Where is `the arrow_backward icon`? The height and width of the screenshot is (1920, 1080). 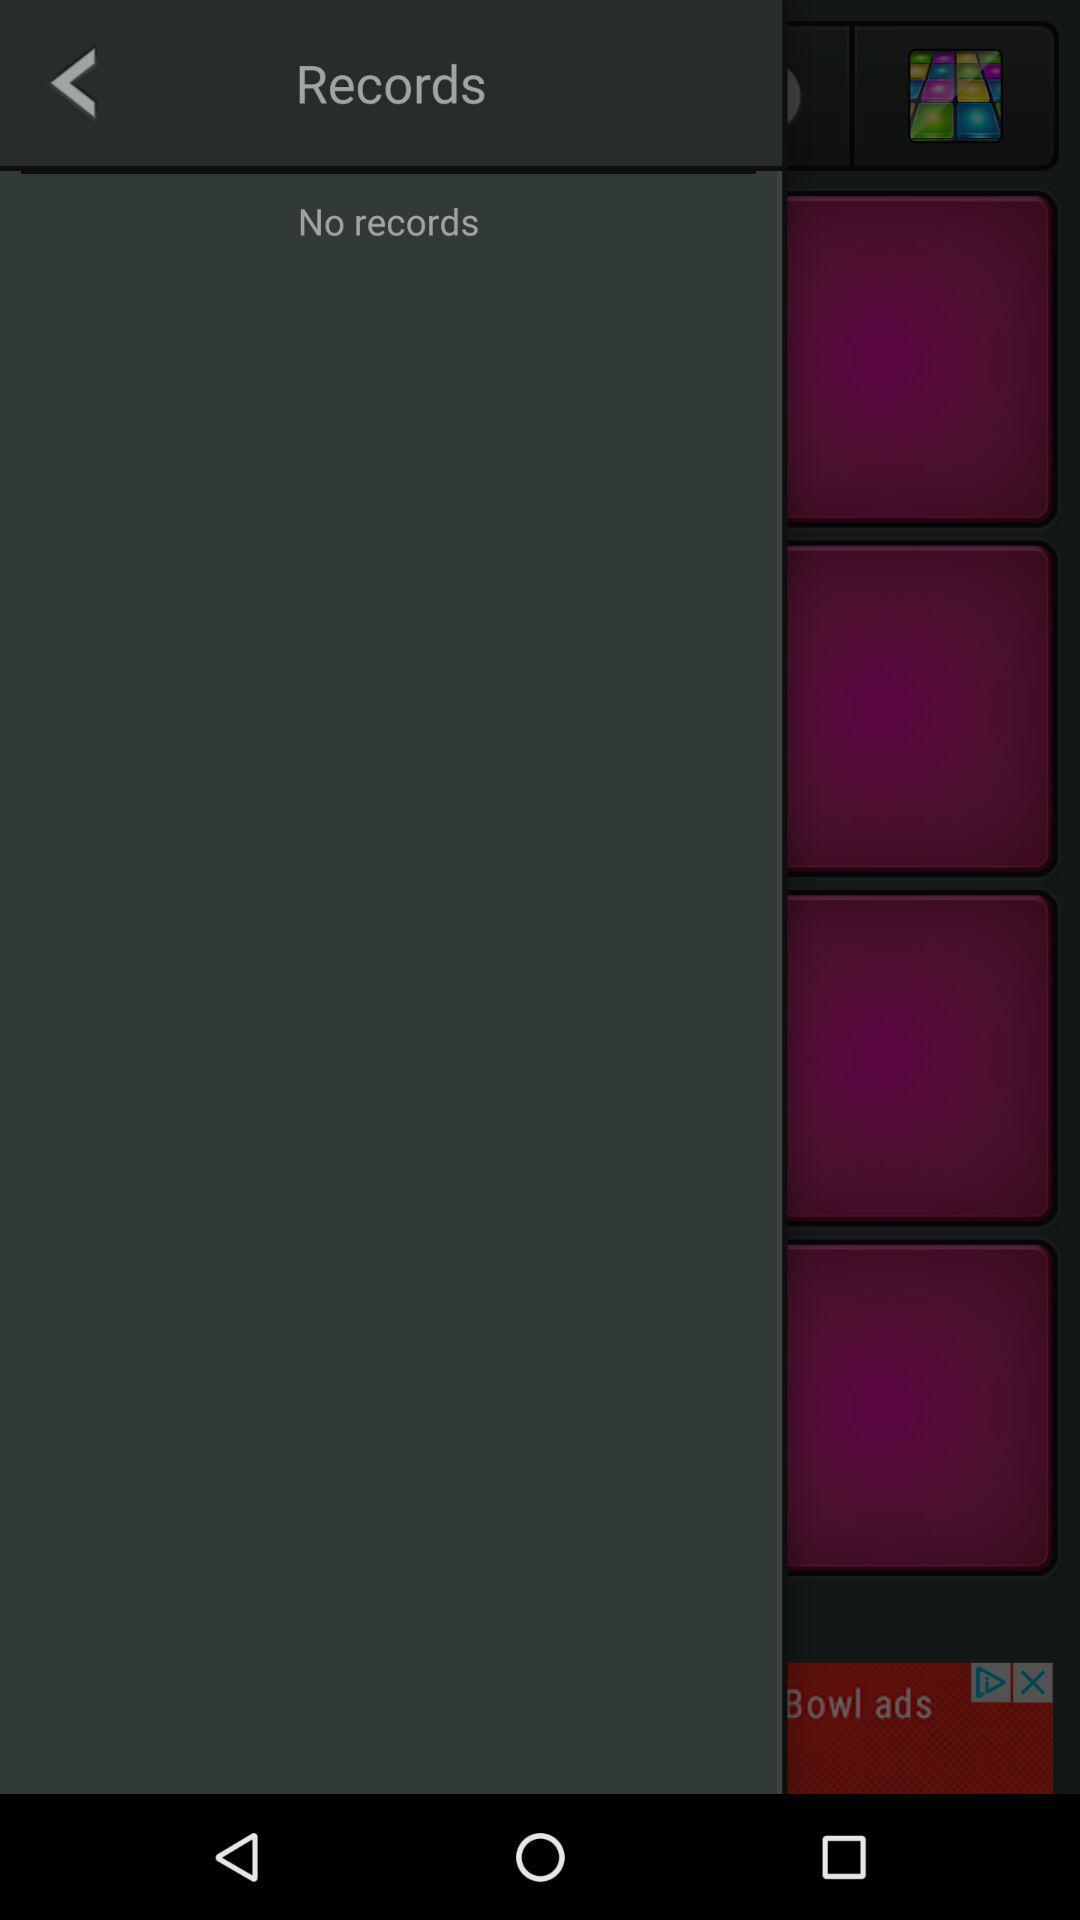 the arrow_backward icon is located at coordinates (124, 95).